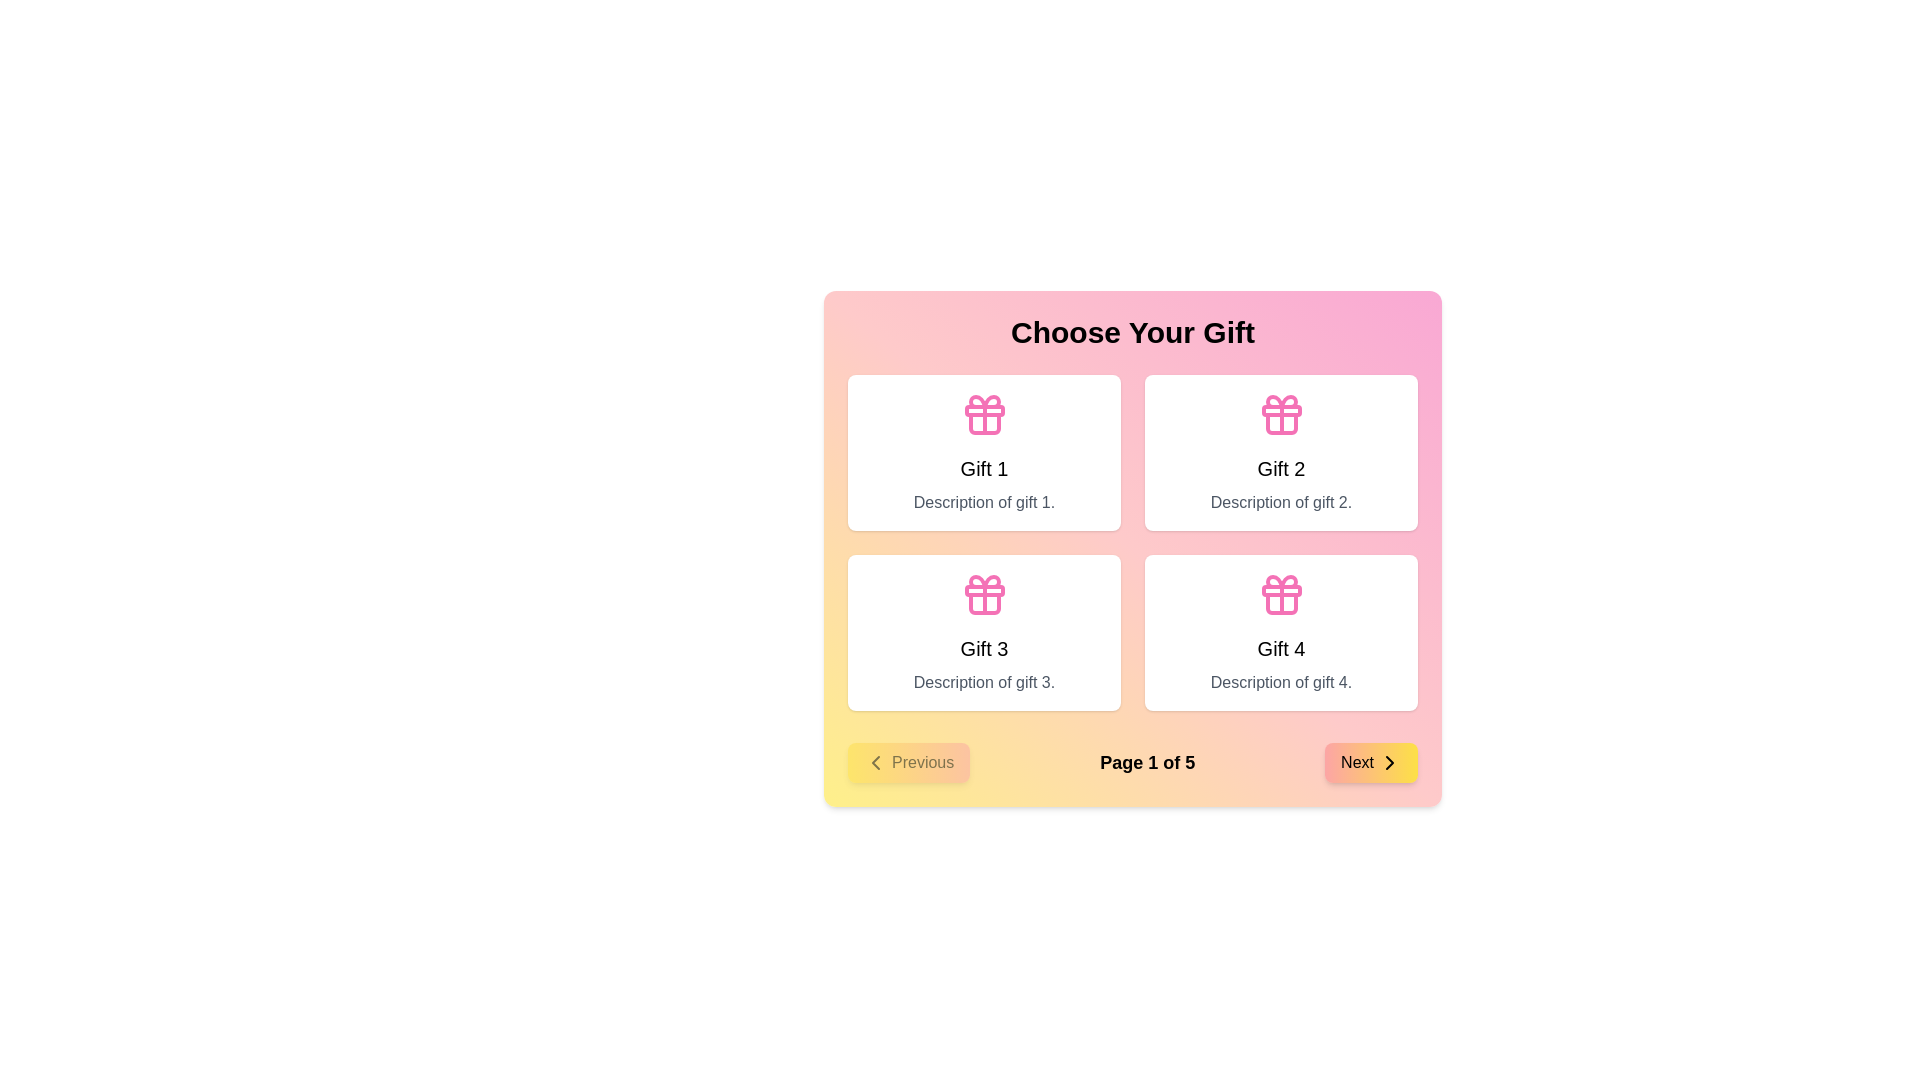 The image size is (1920, 1080). Describe the element at coordinates (1147, 763) in the screenshot. I see `the text label displaying 'Page 1 of 5', which is bold and slightly larger, centered in the bottom row between the 'Previous' and 'Next' buttons` at that location.